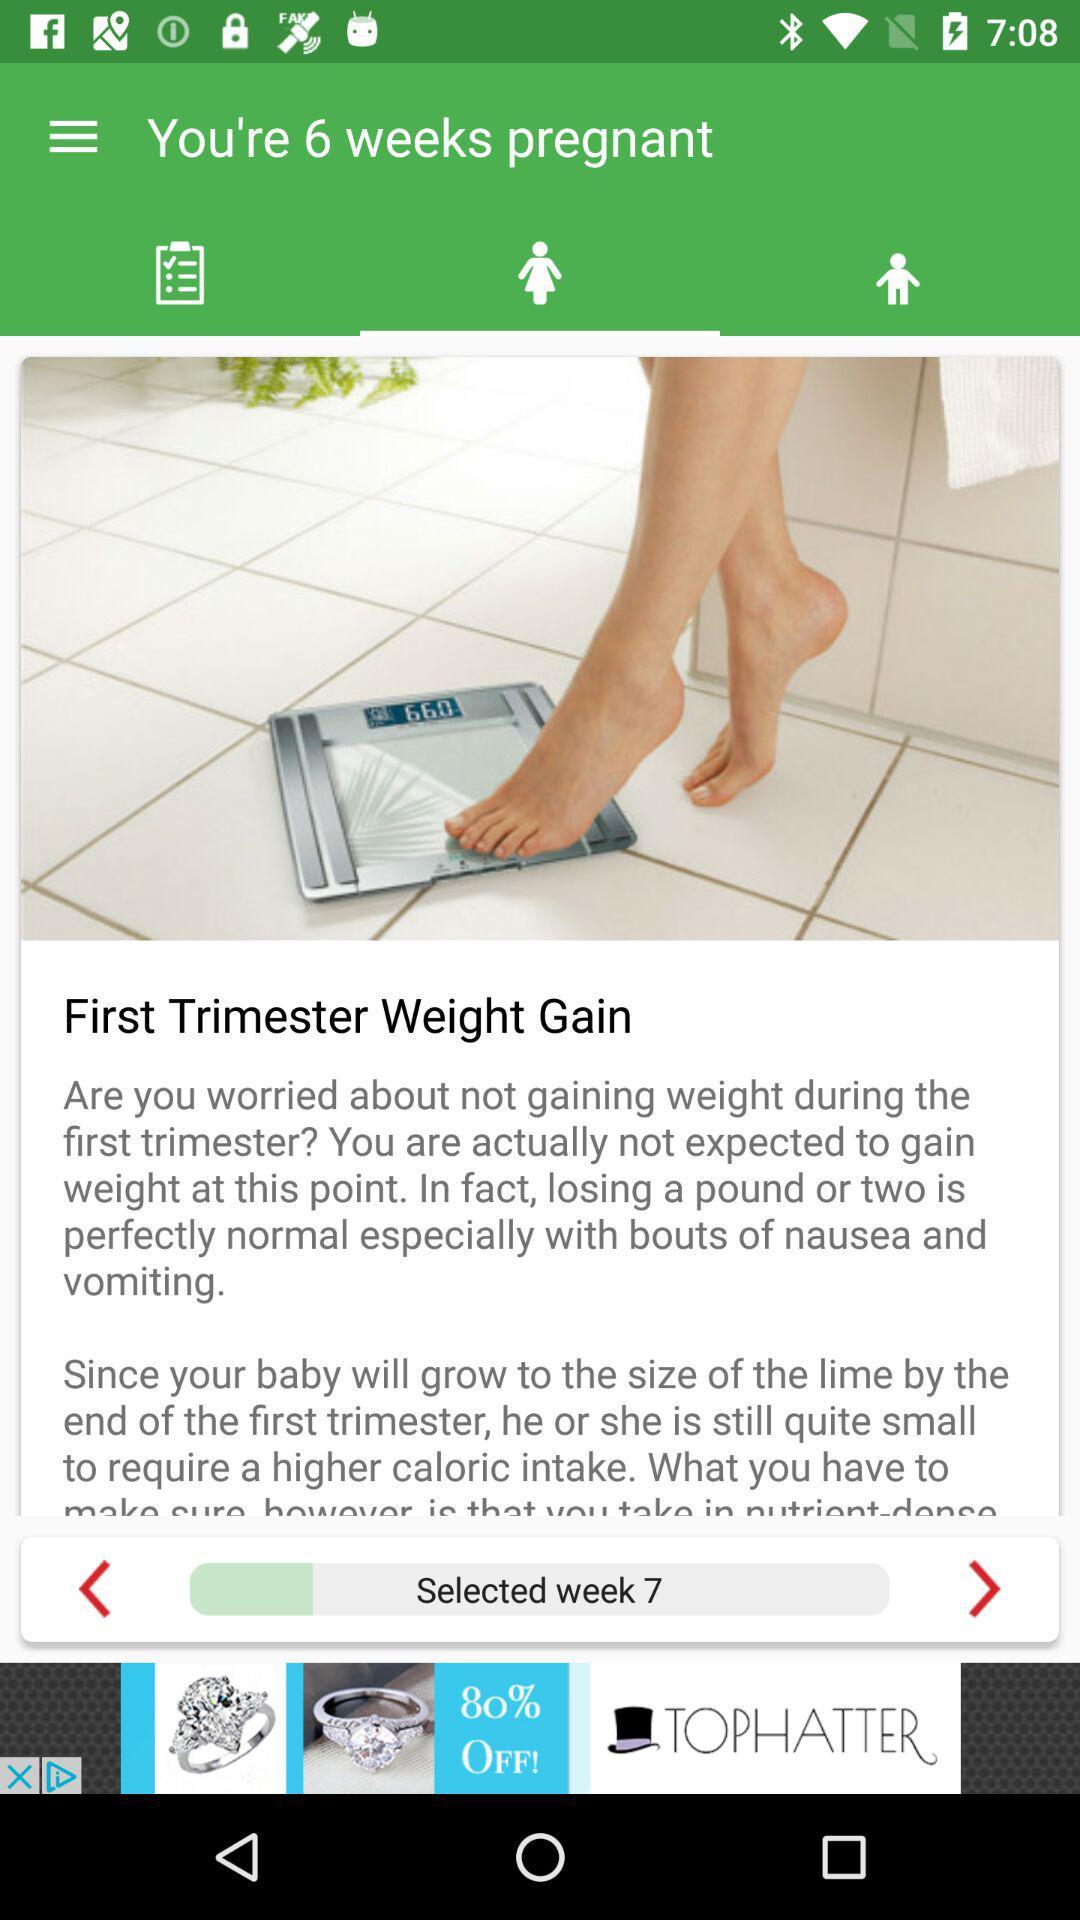 Image resolution: width=1080 pixels, height=1920 pixels. I want to click on next week, so click(983, 1588).